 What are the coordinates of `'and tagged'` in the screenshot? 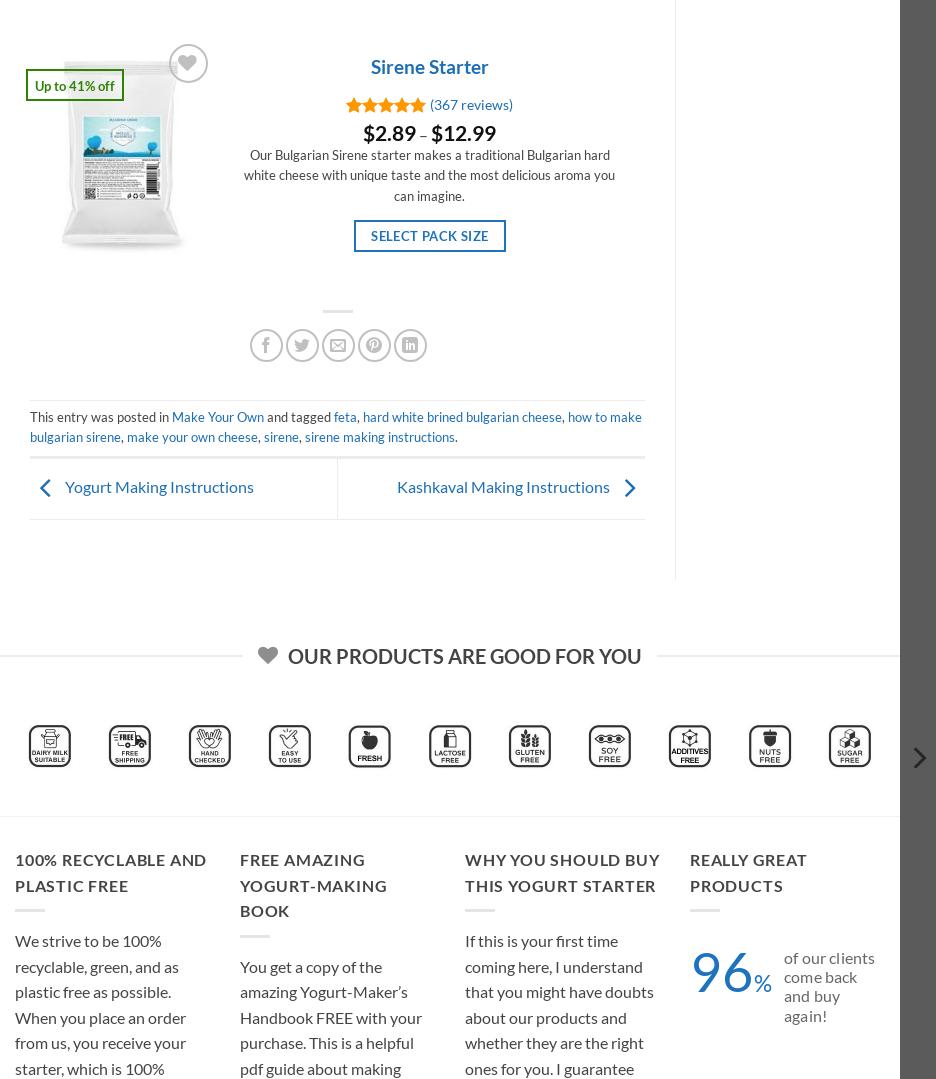 It's located at (298, 415).